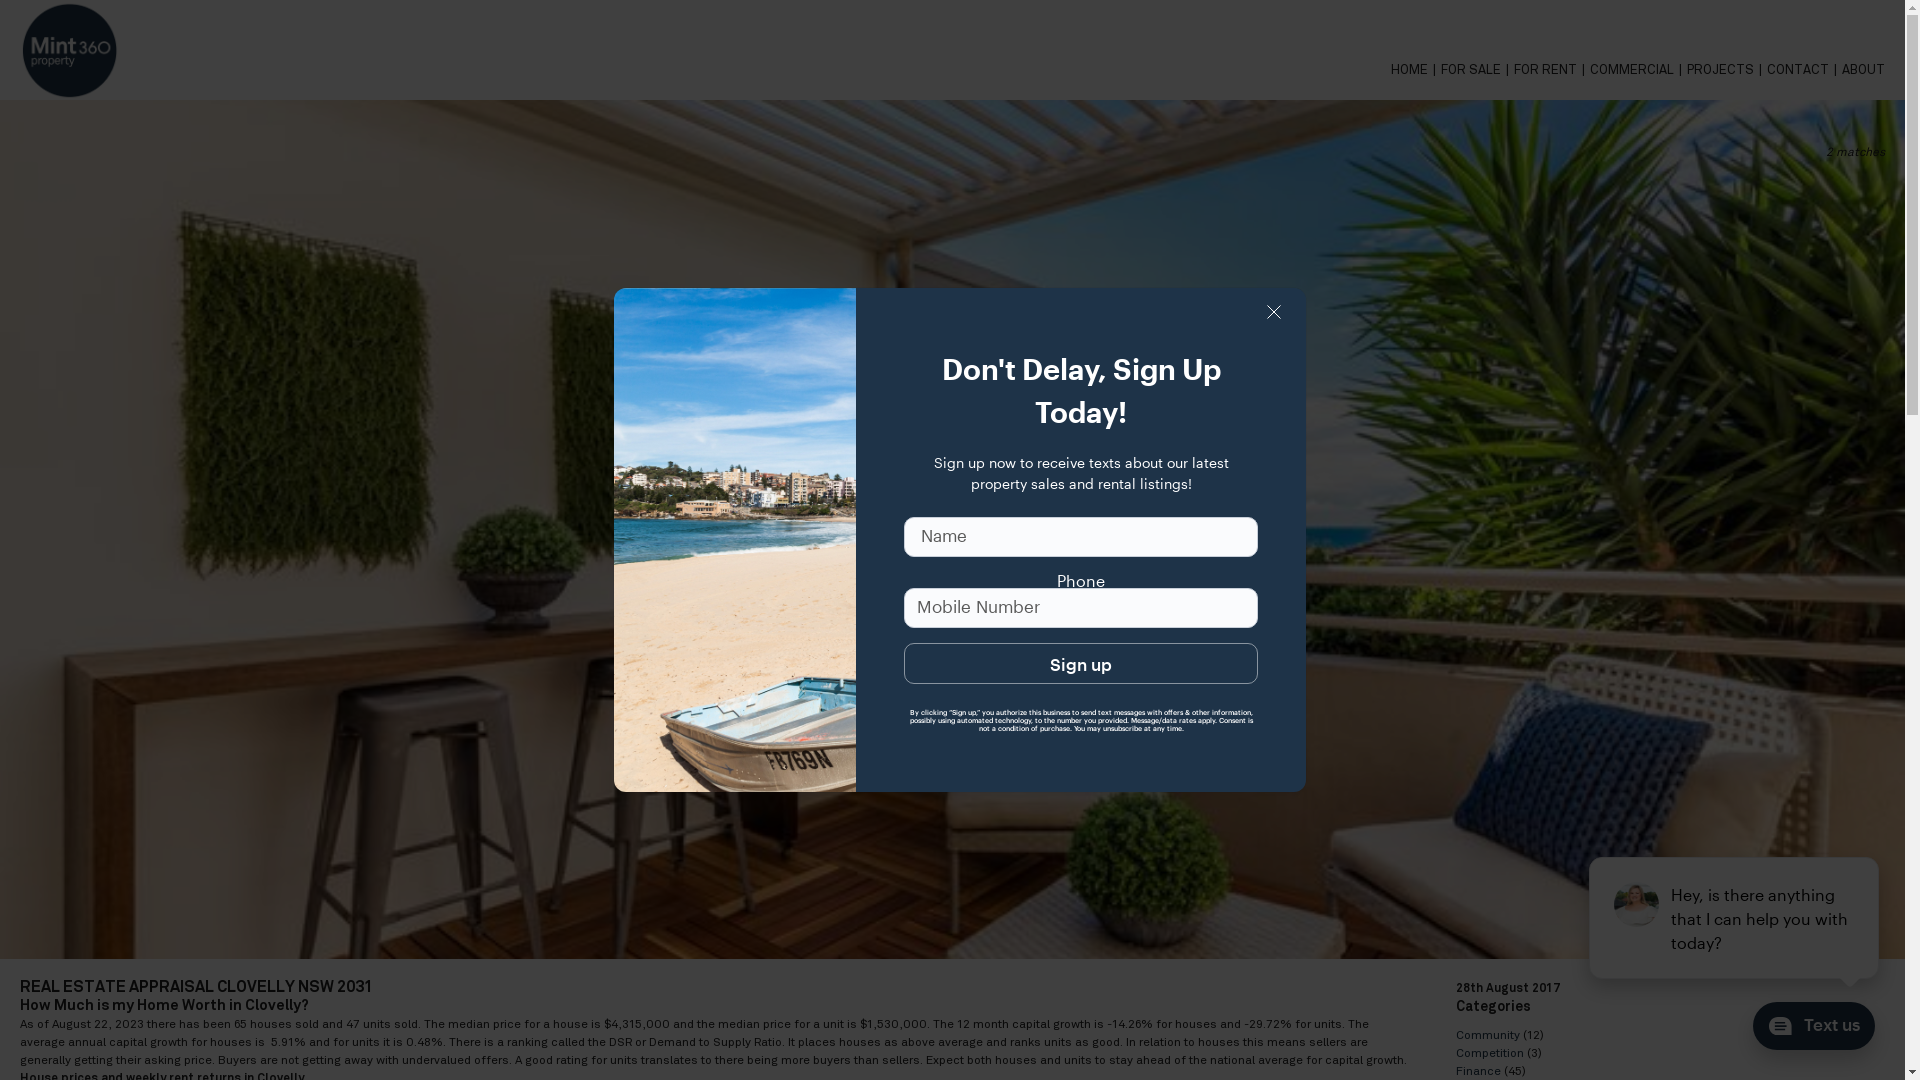 The width and height of the screenshot is (1920, 1080). Describe the element at coordinates (1804, 68) in the screenshot. I see `'CONTACT'` at that location.